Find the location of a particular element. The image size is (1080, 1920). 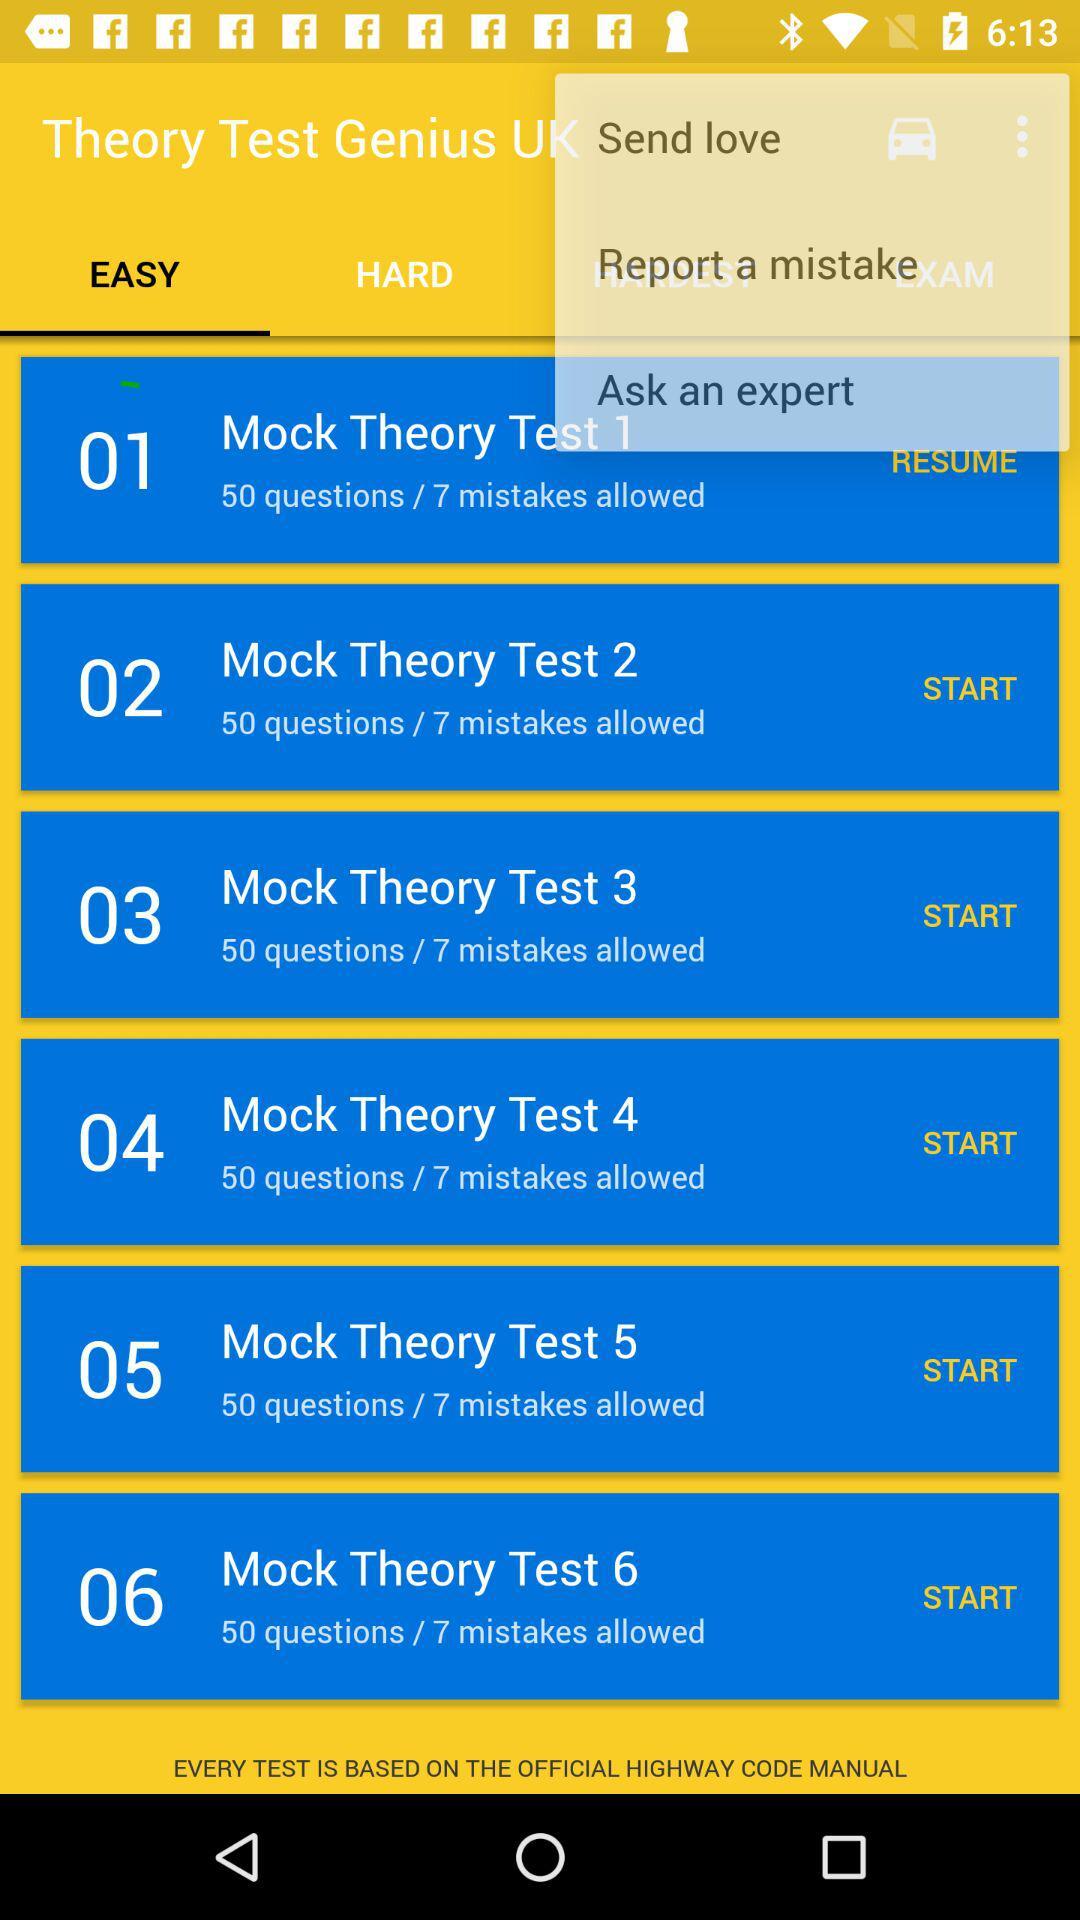

the symbol which is left to the option symbol is located at coordinates (911, 136).